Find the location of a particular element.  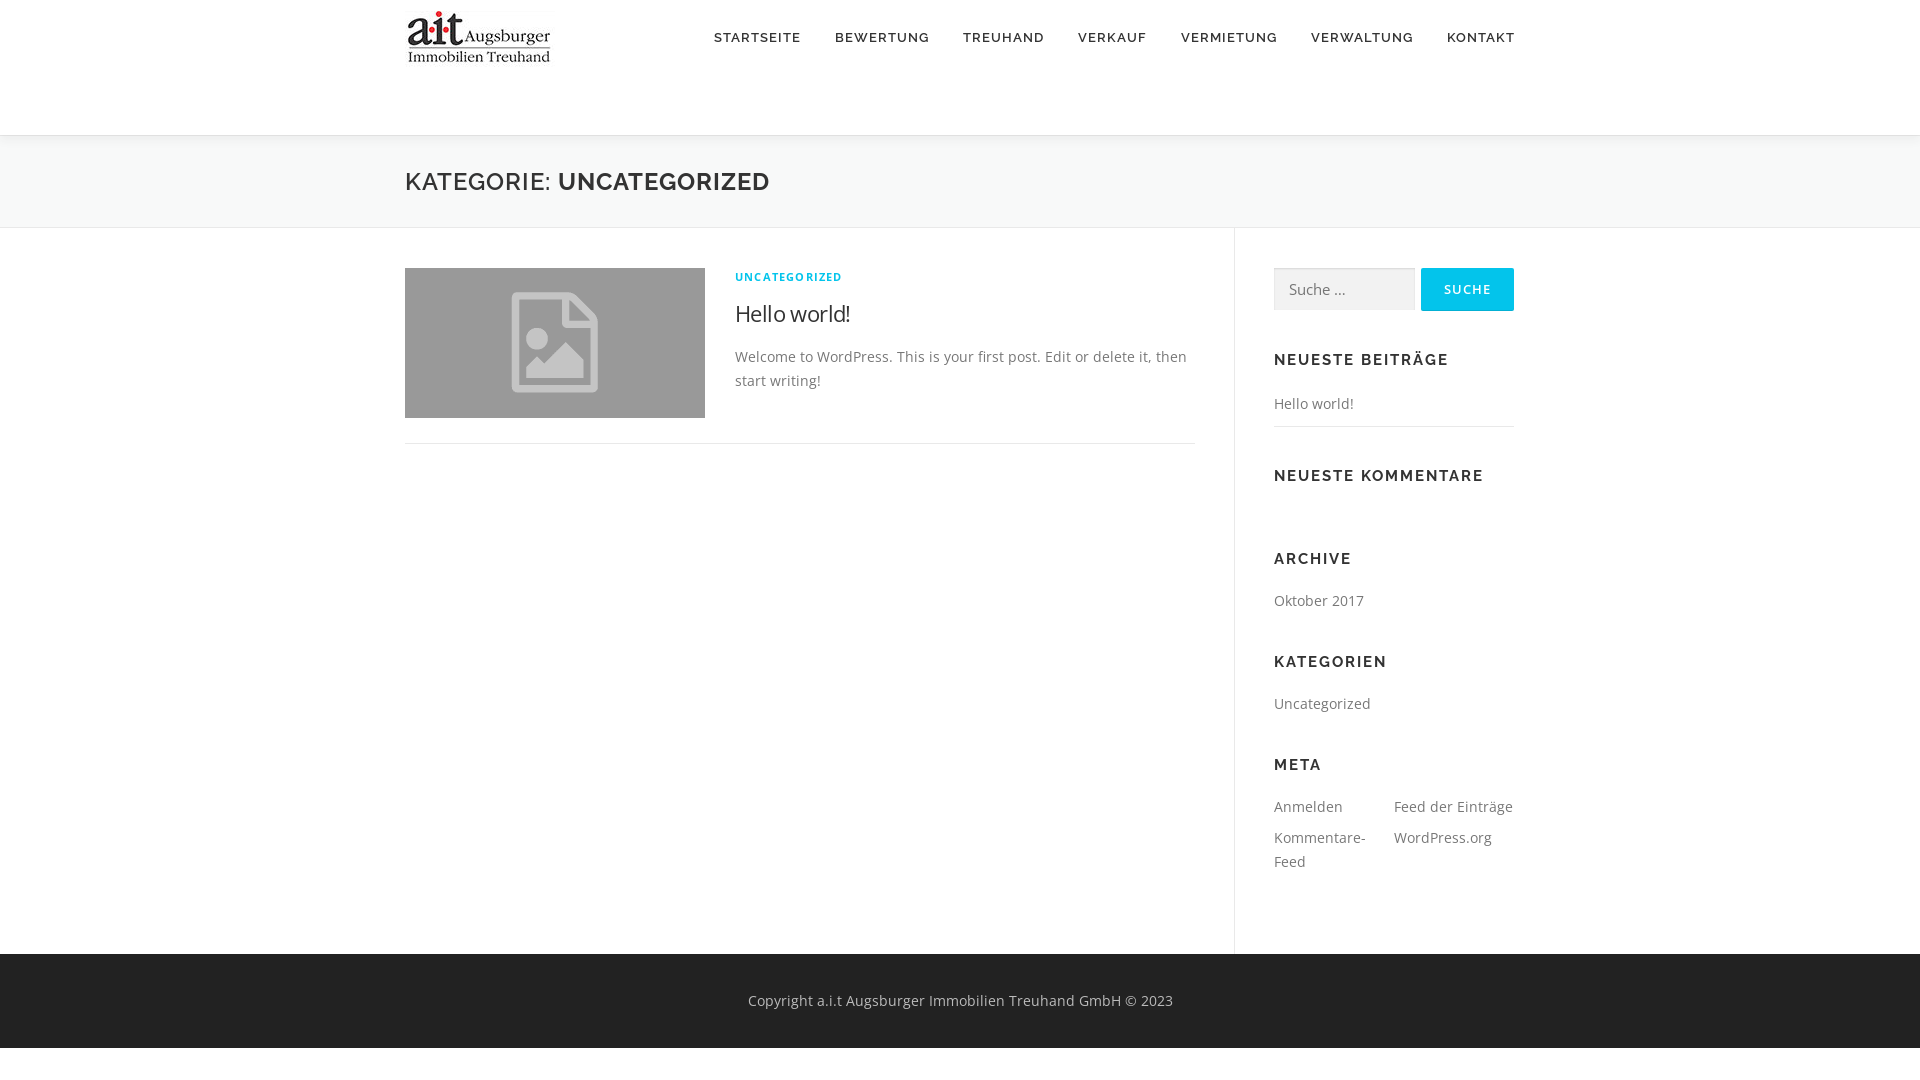

'VERKAUF' is located at coordinates (1111, 37).